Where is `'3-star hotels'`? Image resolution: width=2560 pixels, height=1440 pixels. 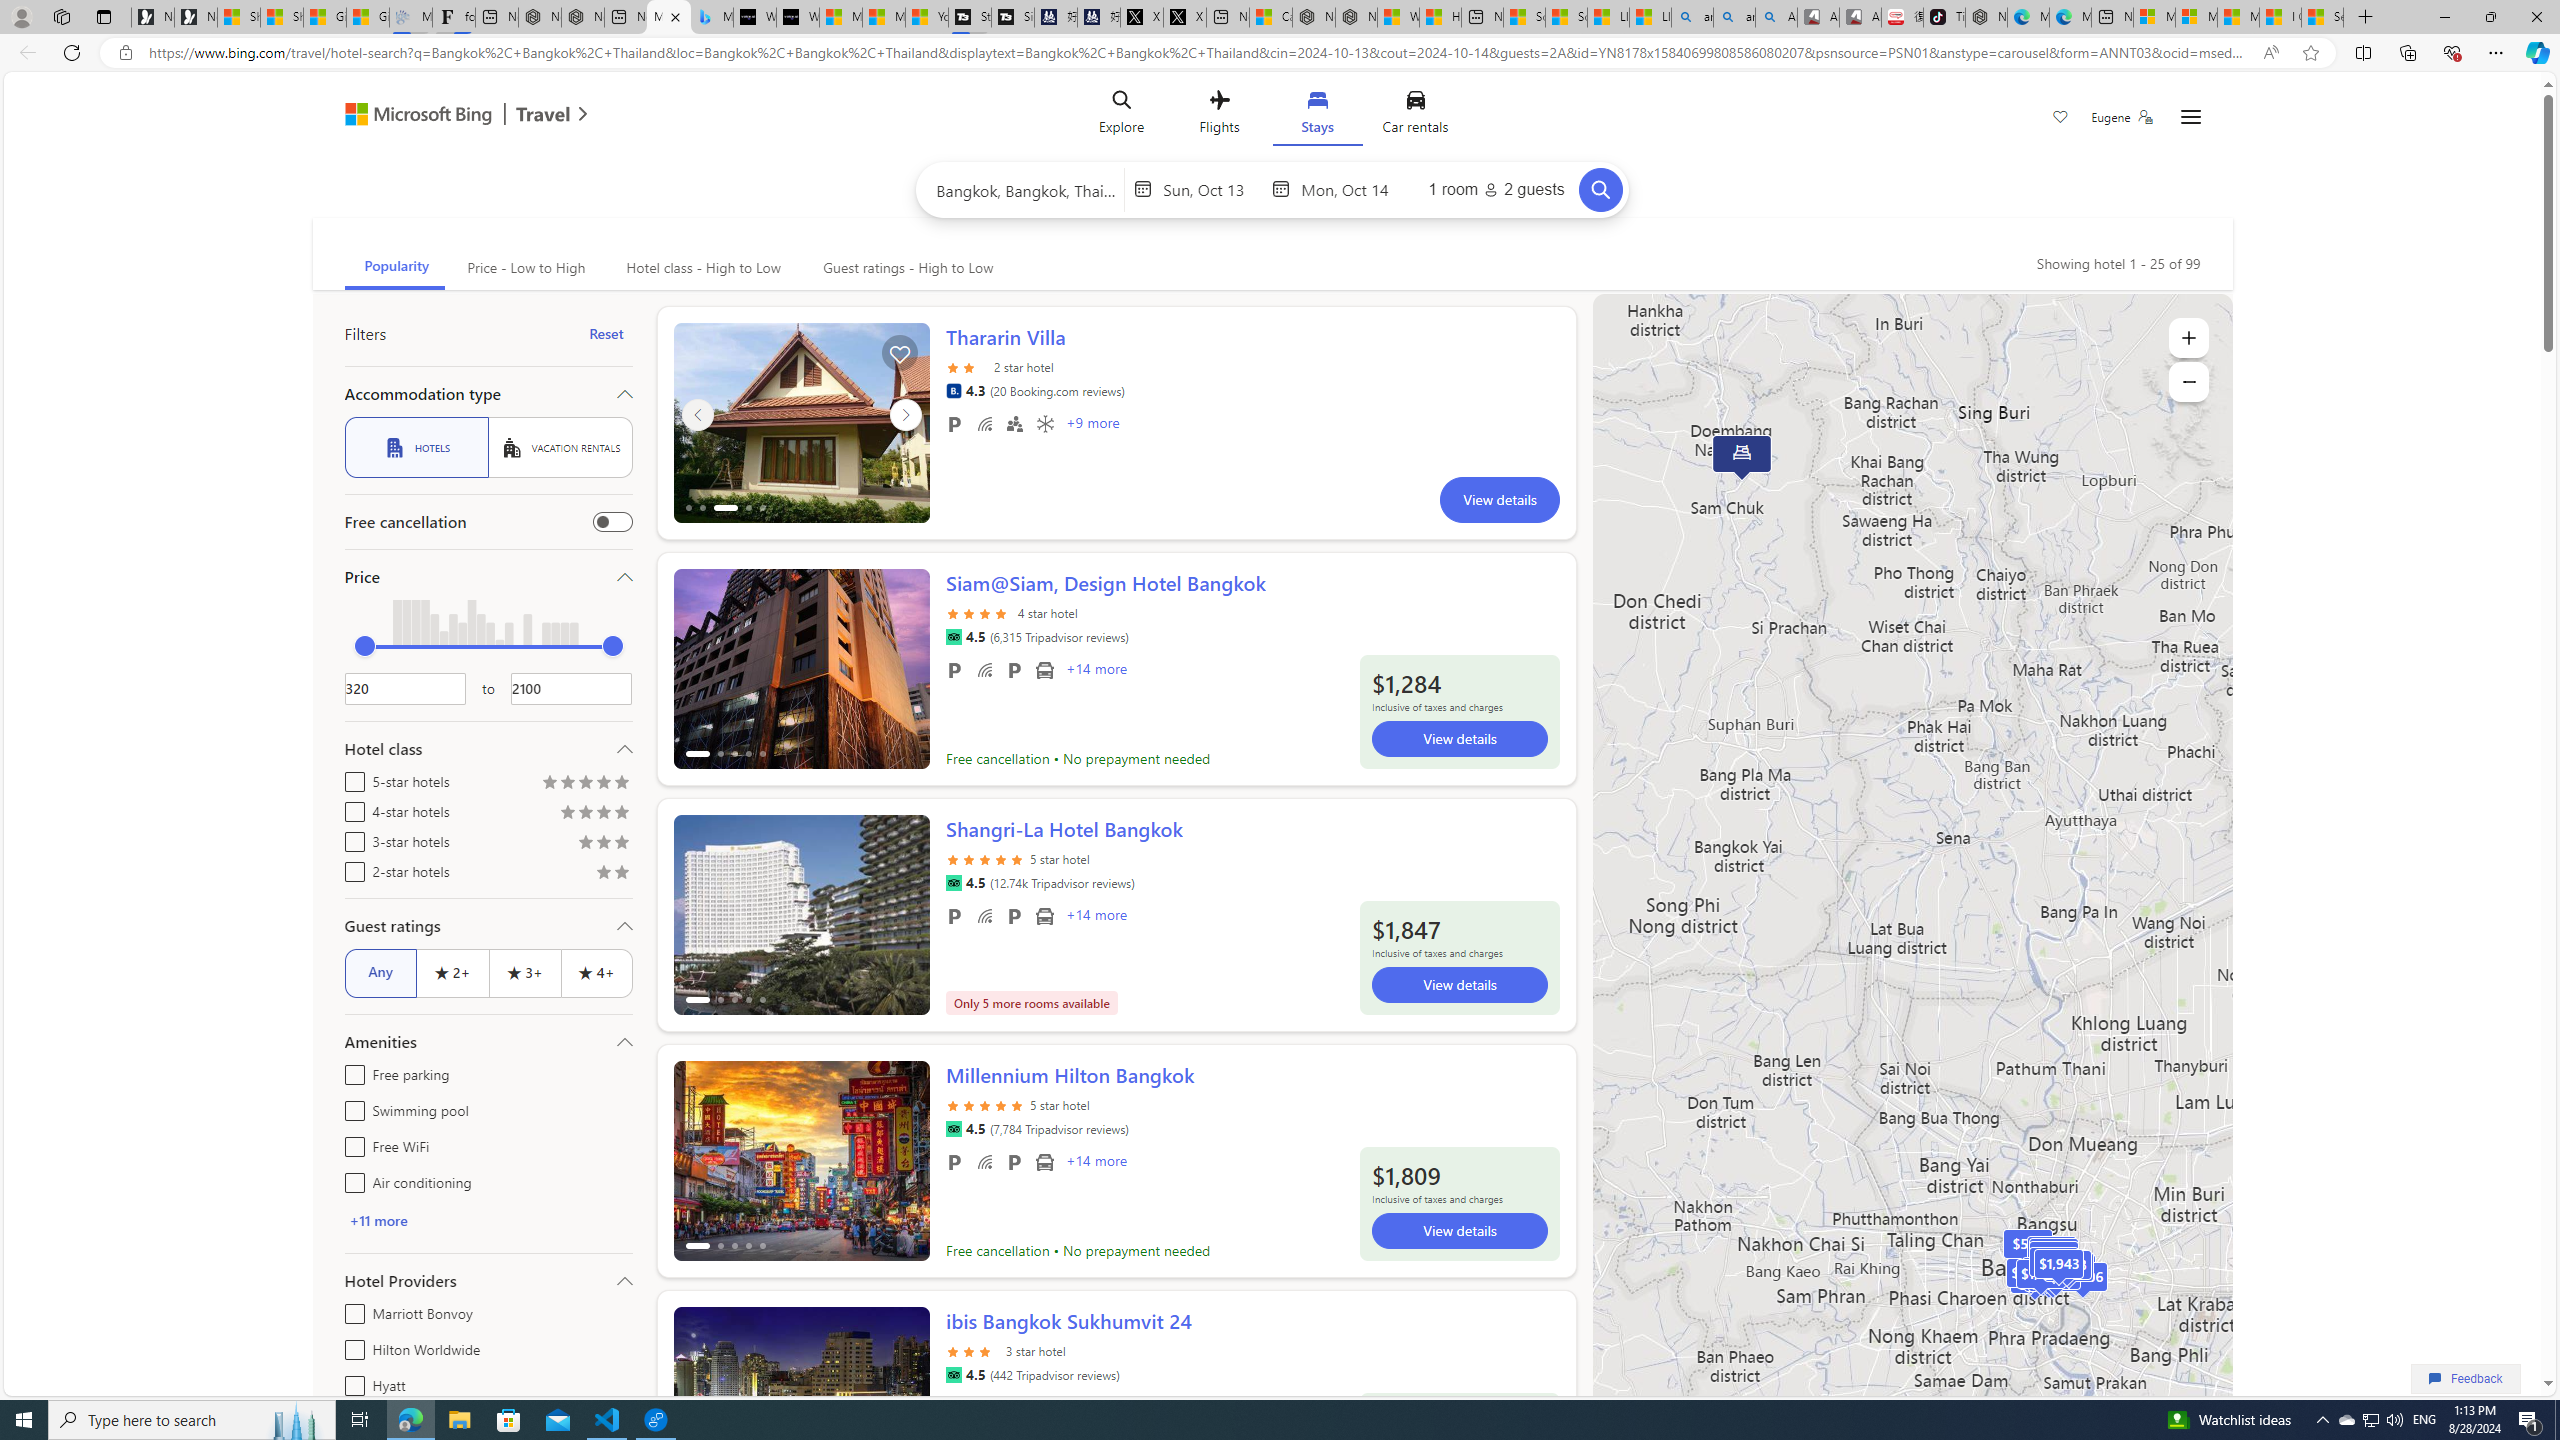 '3-star hotels' is located at coordinates (350, 838).